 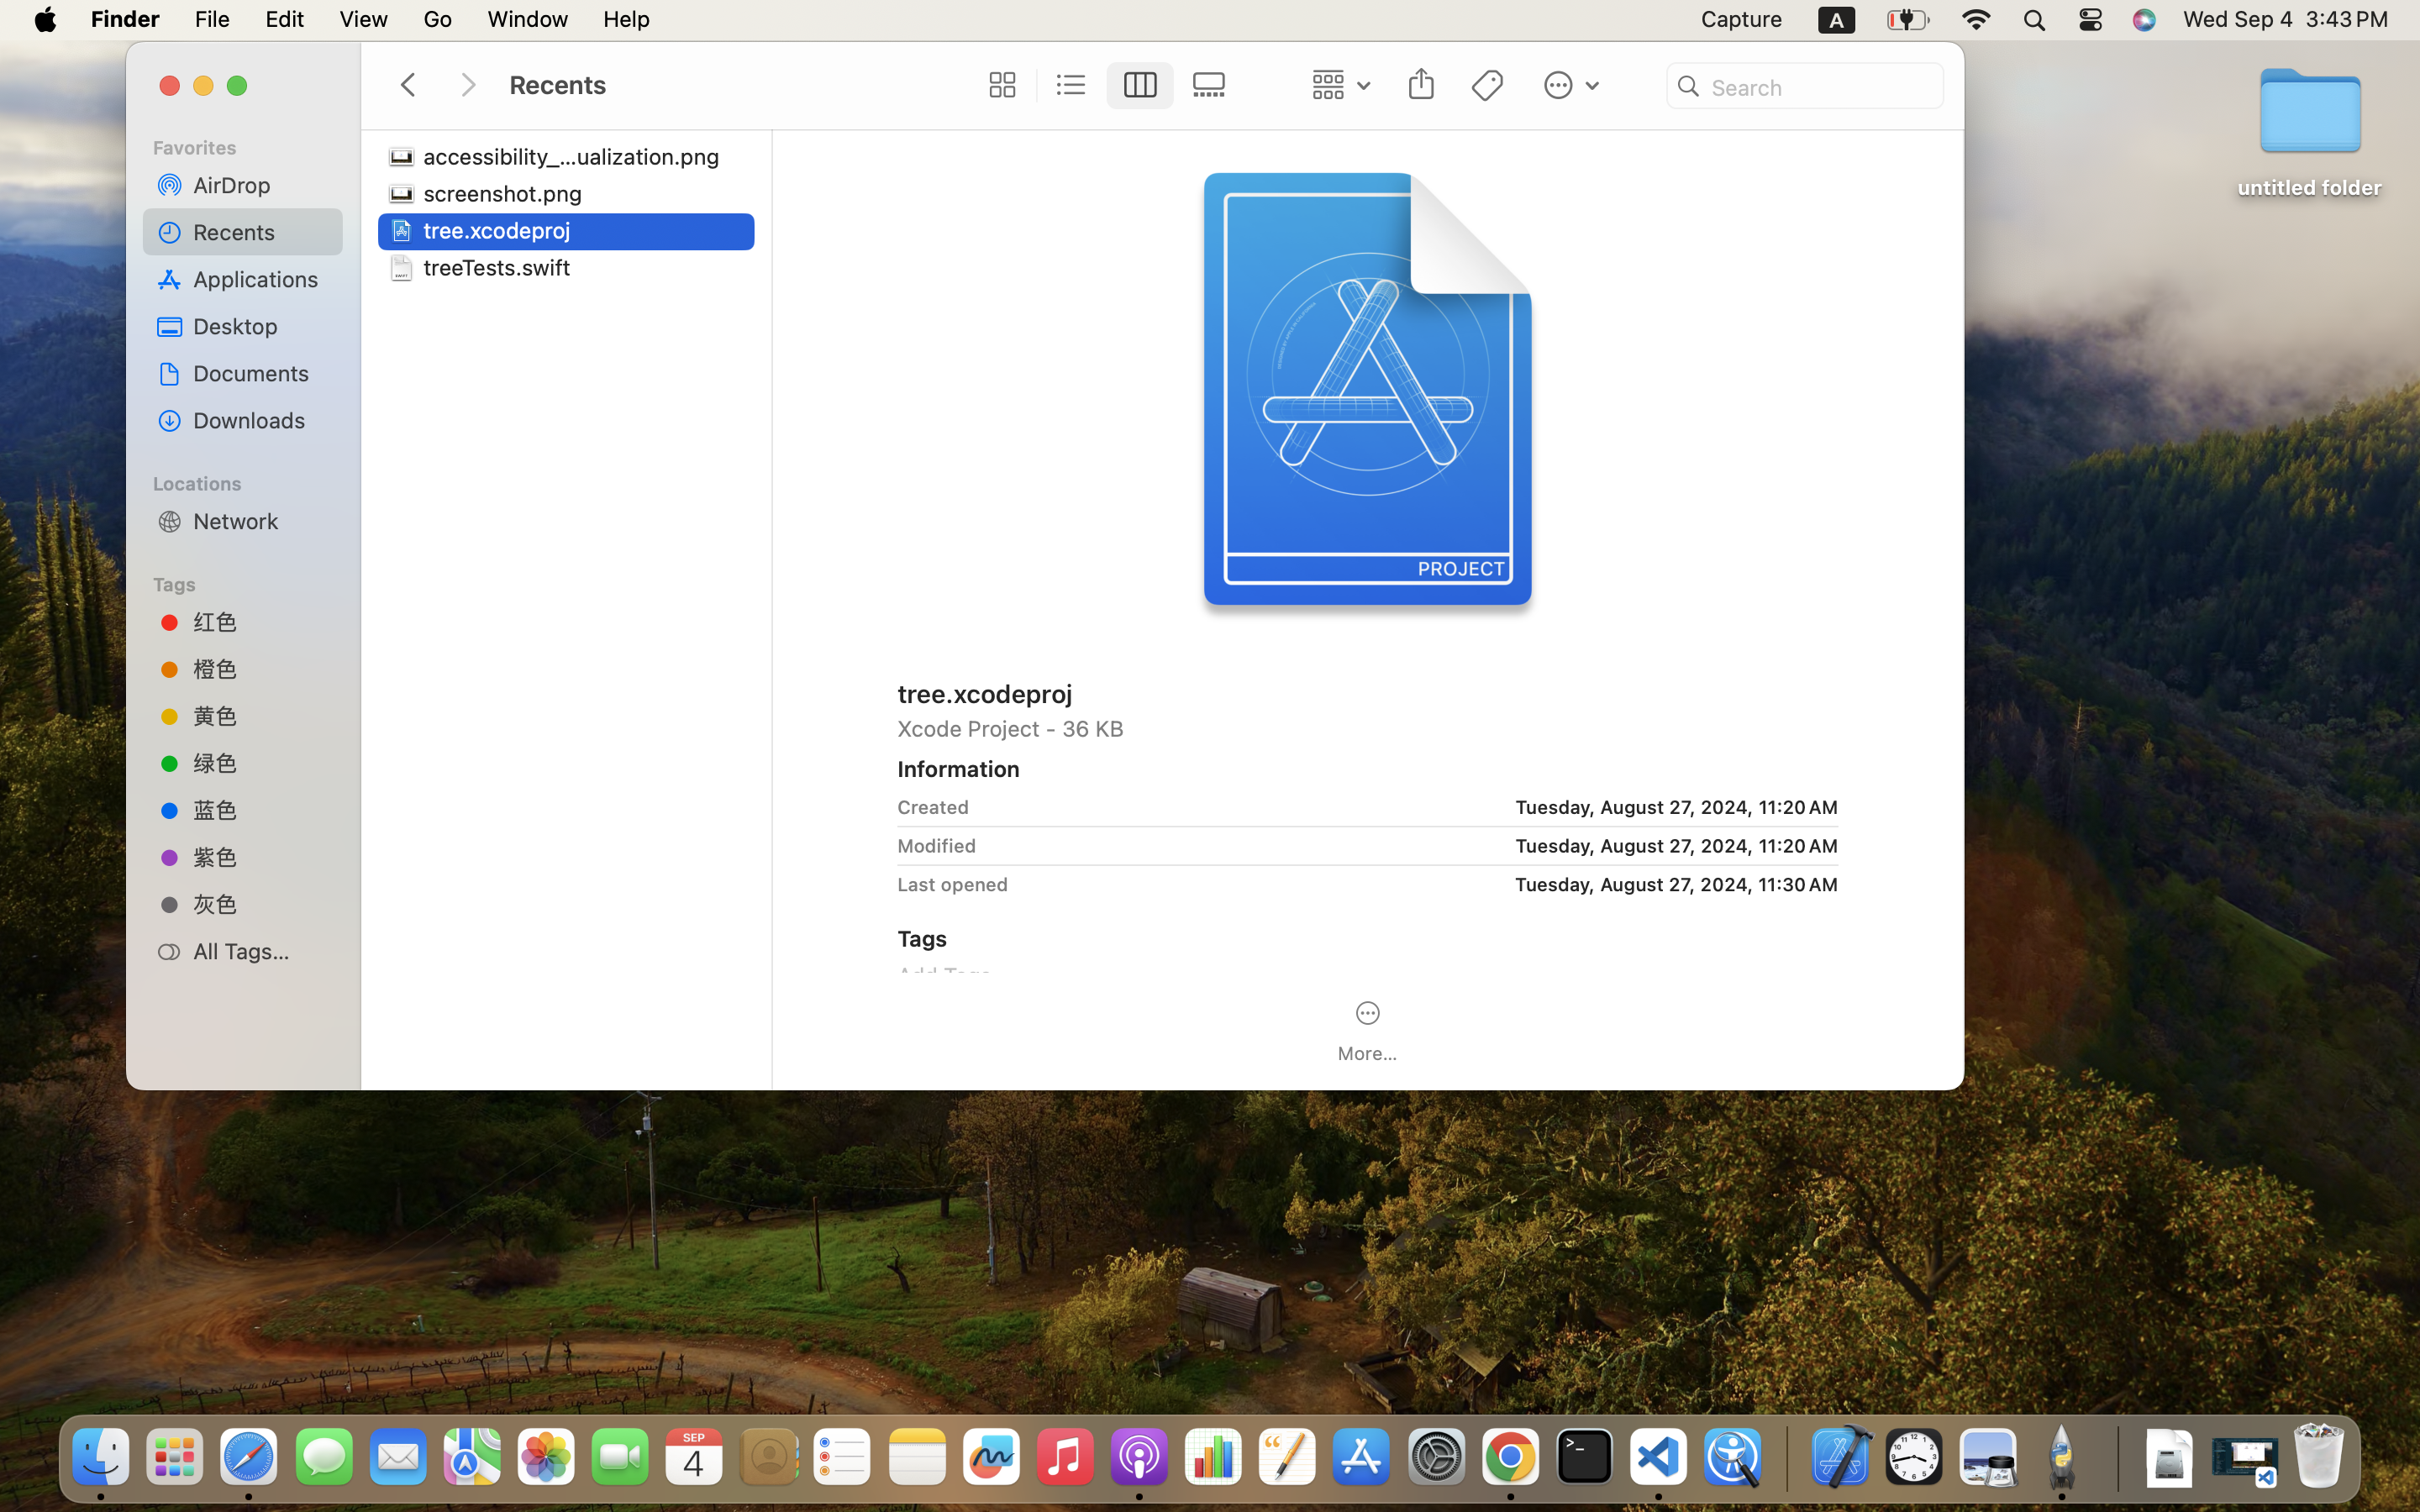 I want to click on '绿色', so click(x=260, y=761).